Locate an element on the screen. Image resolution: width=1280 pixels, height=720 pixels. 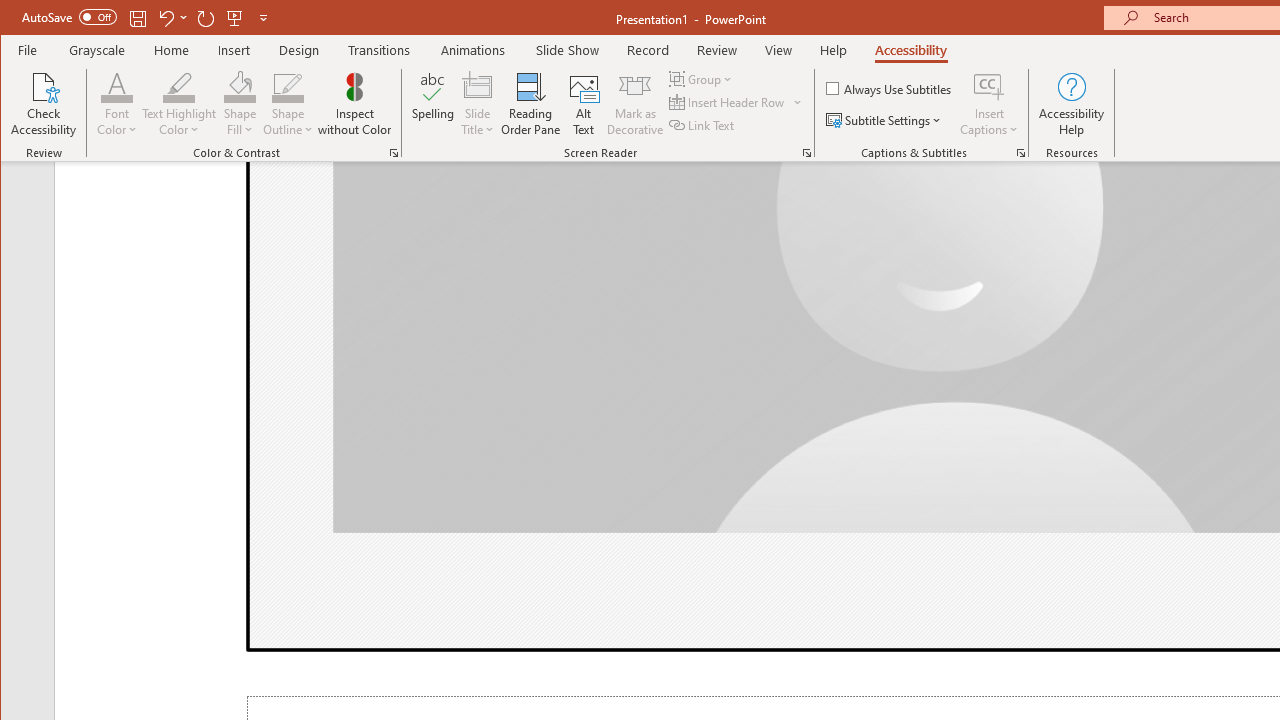
'Screen Reader' is located at coordinates (807, 152).